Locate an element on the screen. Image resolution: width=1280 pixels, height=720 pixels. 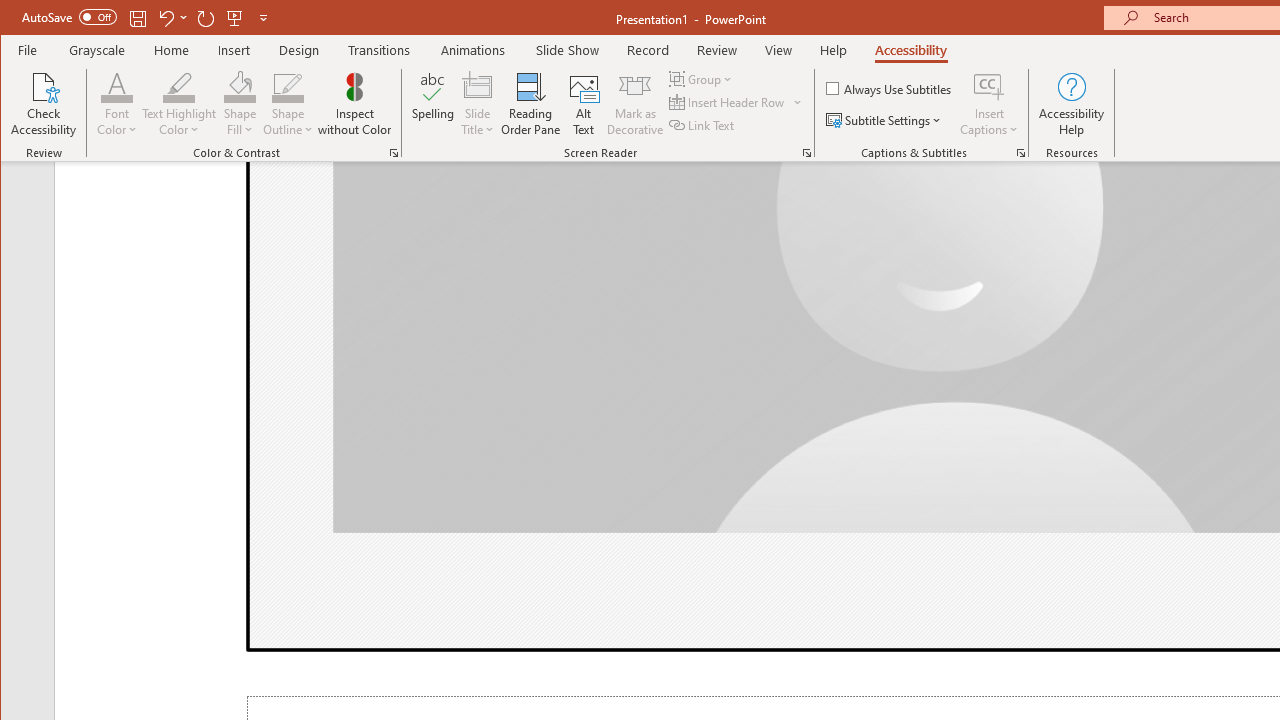
'Screen Reader' is located at coordinates (807, 152).